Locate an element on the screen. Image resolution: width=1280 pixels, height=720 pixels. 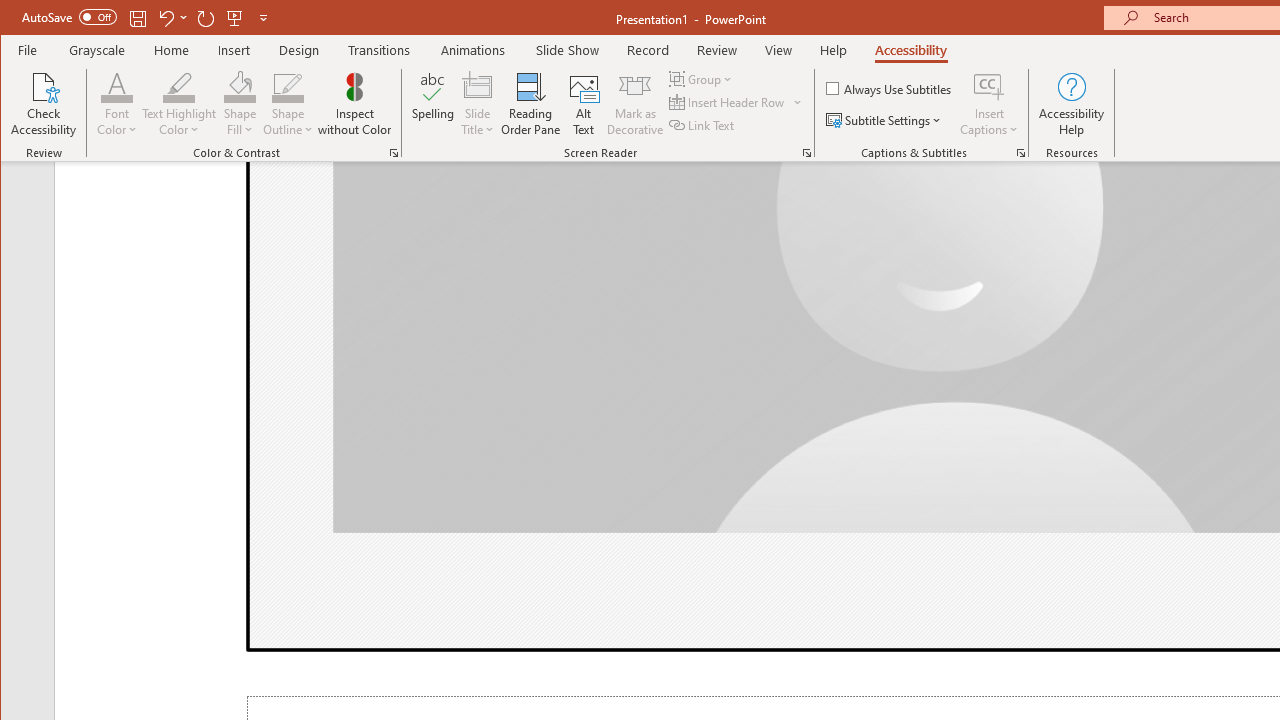
'Screen Reader' is located at coordinates (807, 152).